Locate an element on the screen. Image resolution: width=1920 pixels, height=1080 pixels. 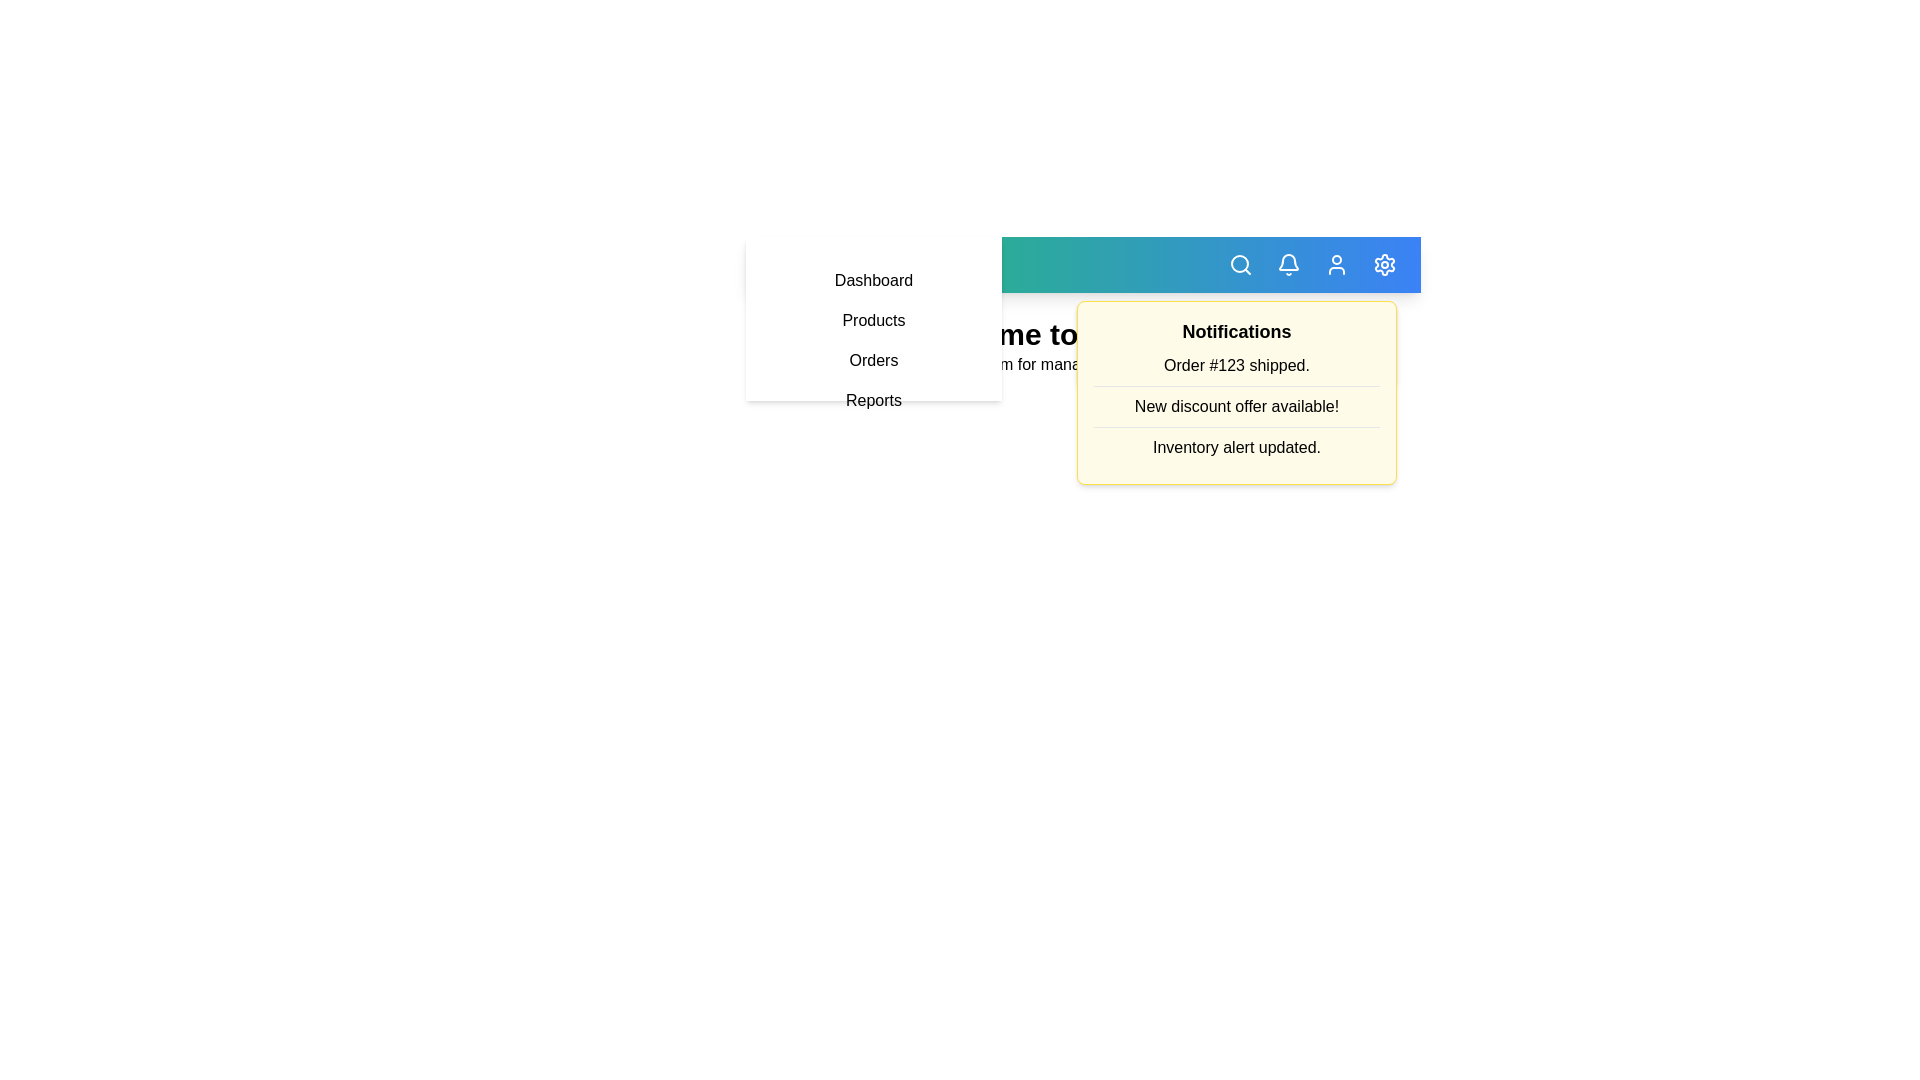
the second menu item labeled 'Products' located in the top-right section of the interface is located at coordinates (873, 319).